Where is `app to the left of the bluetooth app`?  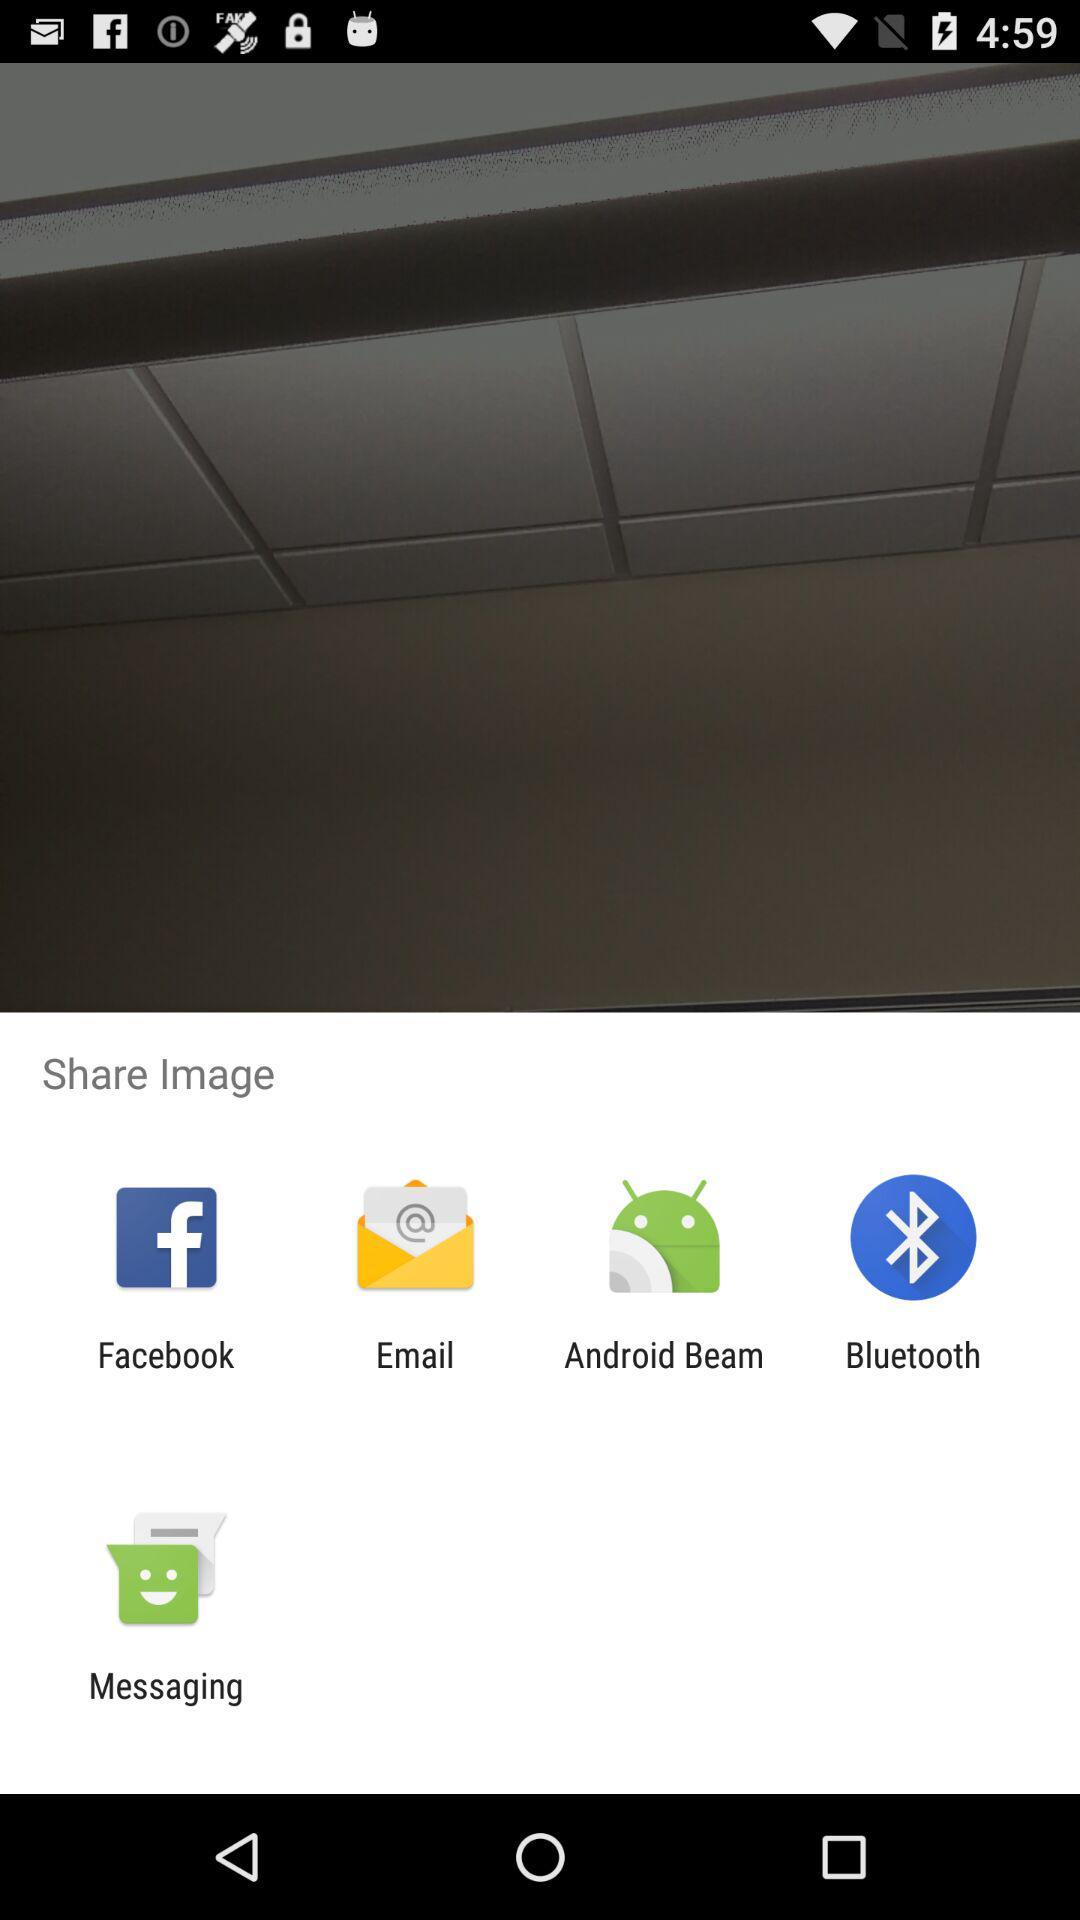
app to the left of the bluetooth app is located at coordinates (664, 1374).